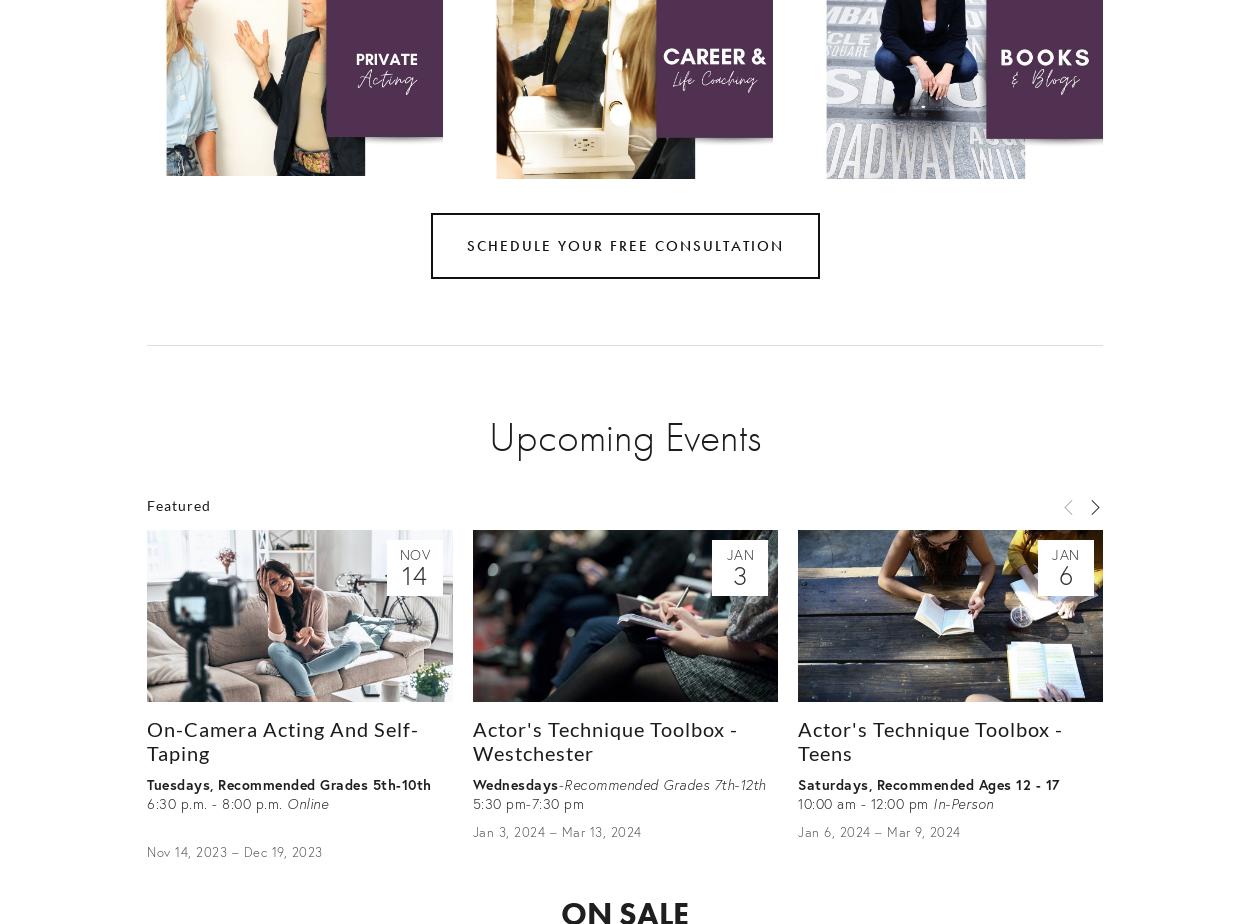  What do you see at coordinates (528, 803) in the screenshot?
I see `'5:30 pm-7:30 pm'` at bounding box center [528, 803].